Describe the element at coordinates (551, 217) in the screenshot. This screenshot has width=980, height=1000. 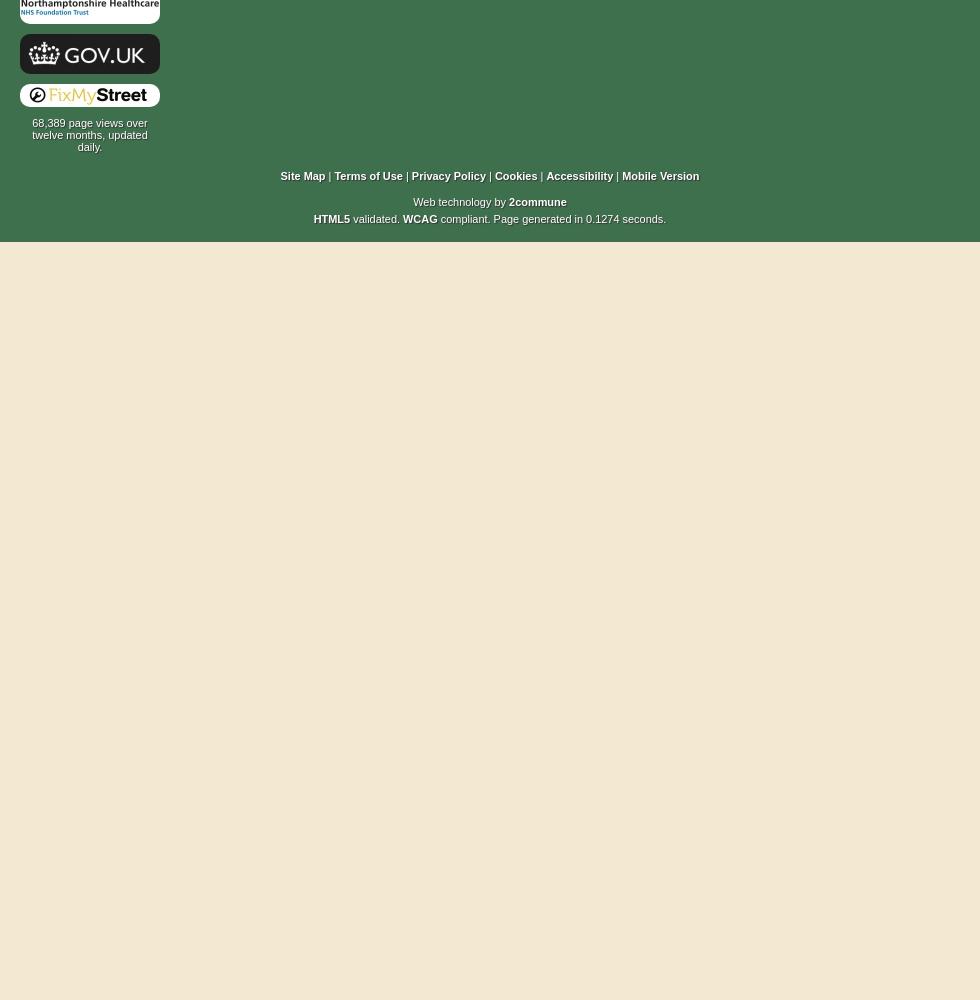
I see `'compliant. Page generated in 0.1274 seconds.'` at that location.